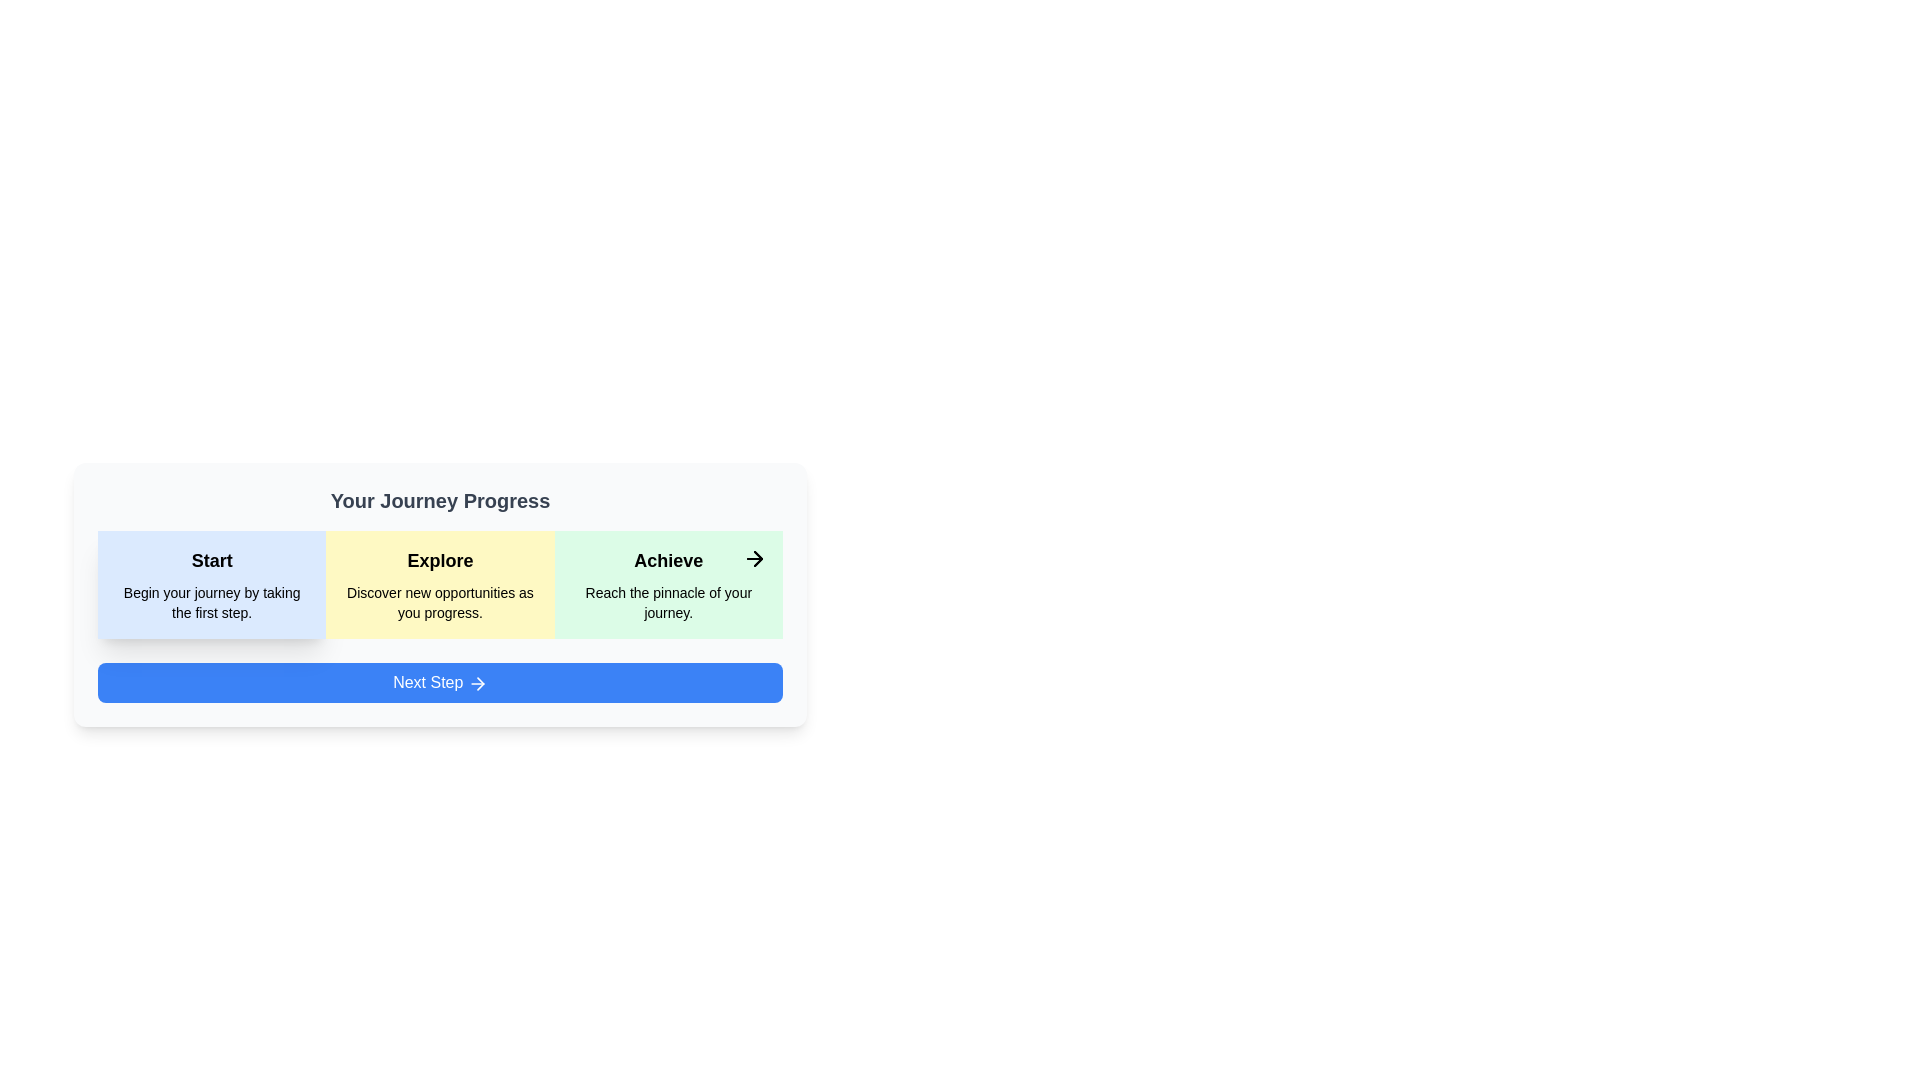 The image size is (1920, 1080). Describe the element at coordinates (439, 601) in the screenshot. I see `the static text label in the 'Explore' section, which provides descriptive guidance or motivation related to progression` at that location.